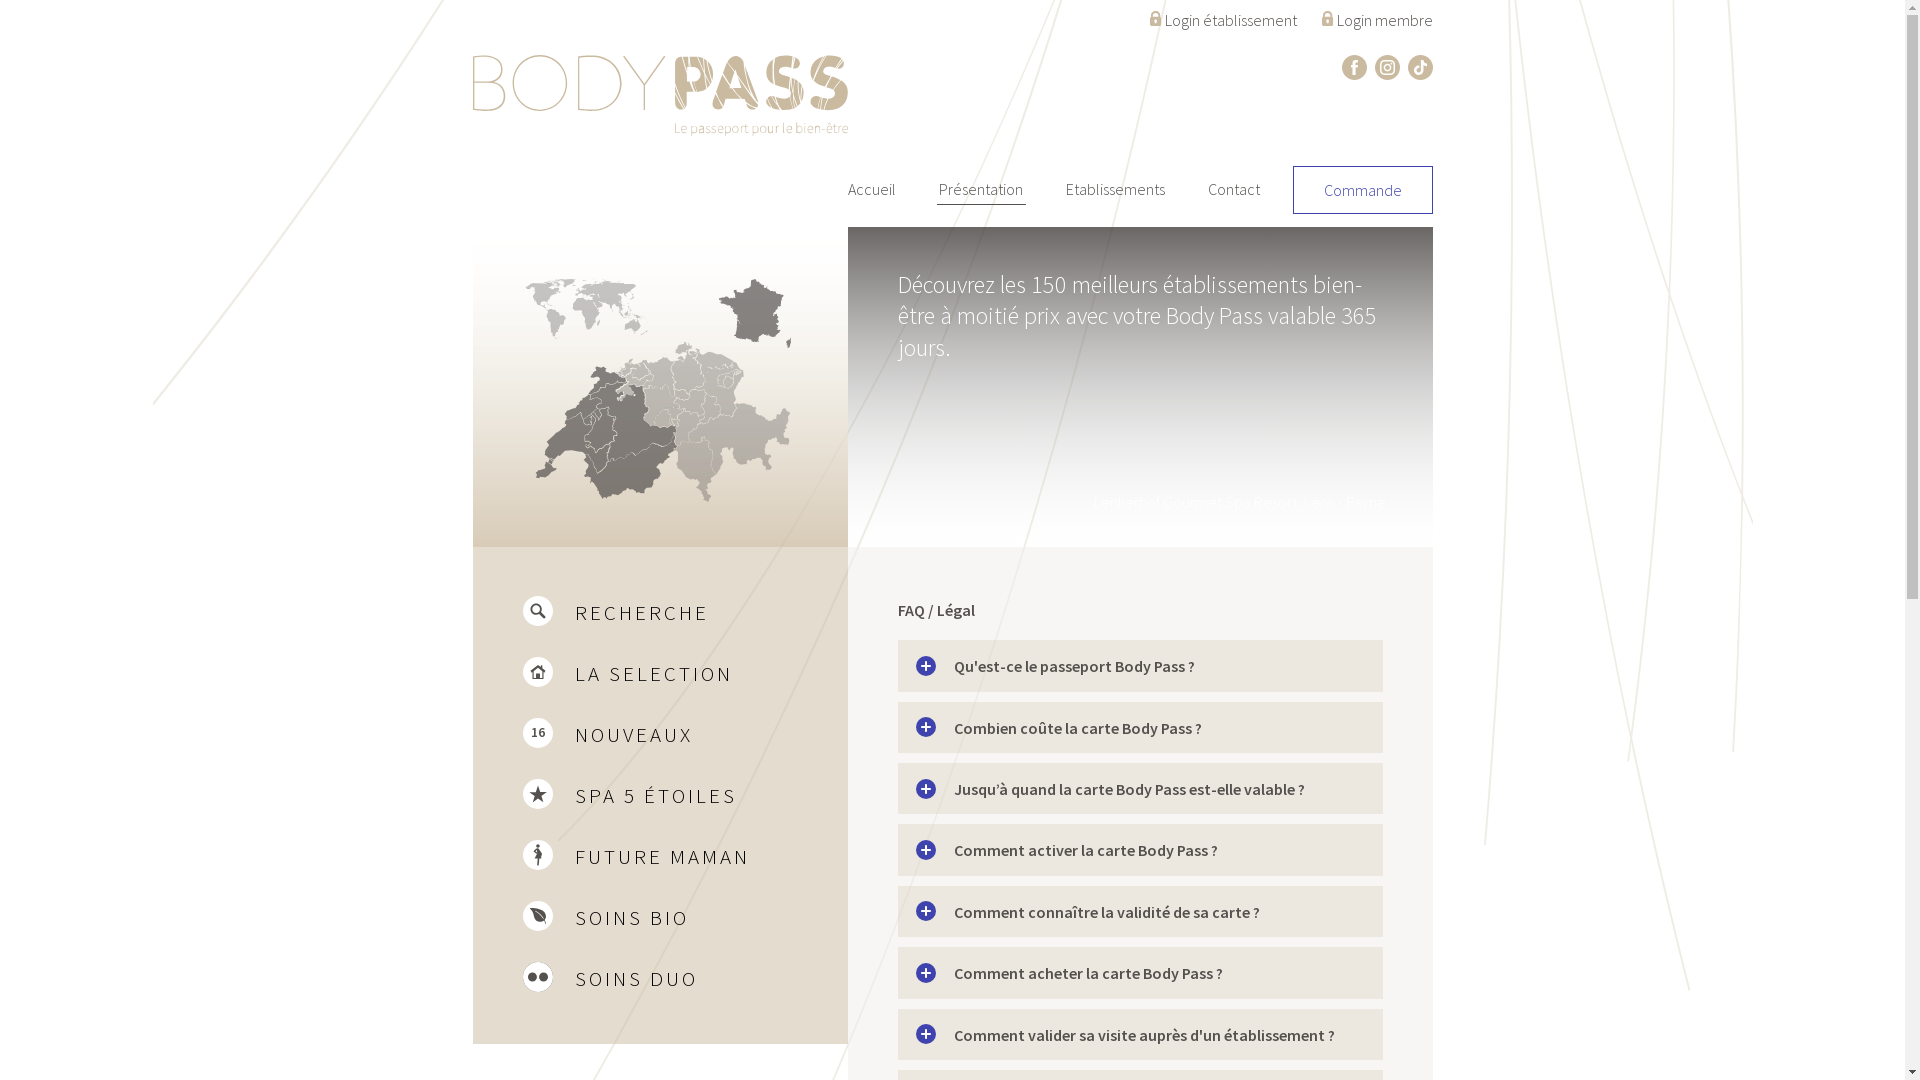 The height and width of the screenshot is (1080, 1920). Describe the element at coordinates (1114, 189) in the screenshot. I see `'Etablissements'` at that location.